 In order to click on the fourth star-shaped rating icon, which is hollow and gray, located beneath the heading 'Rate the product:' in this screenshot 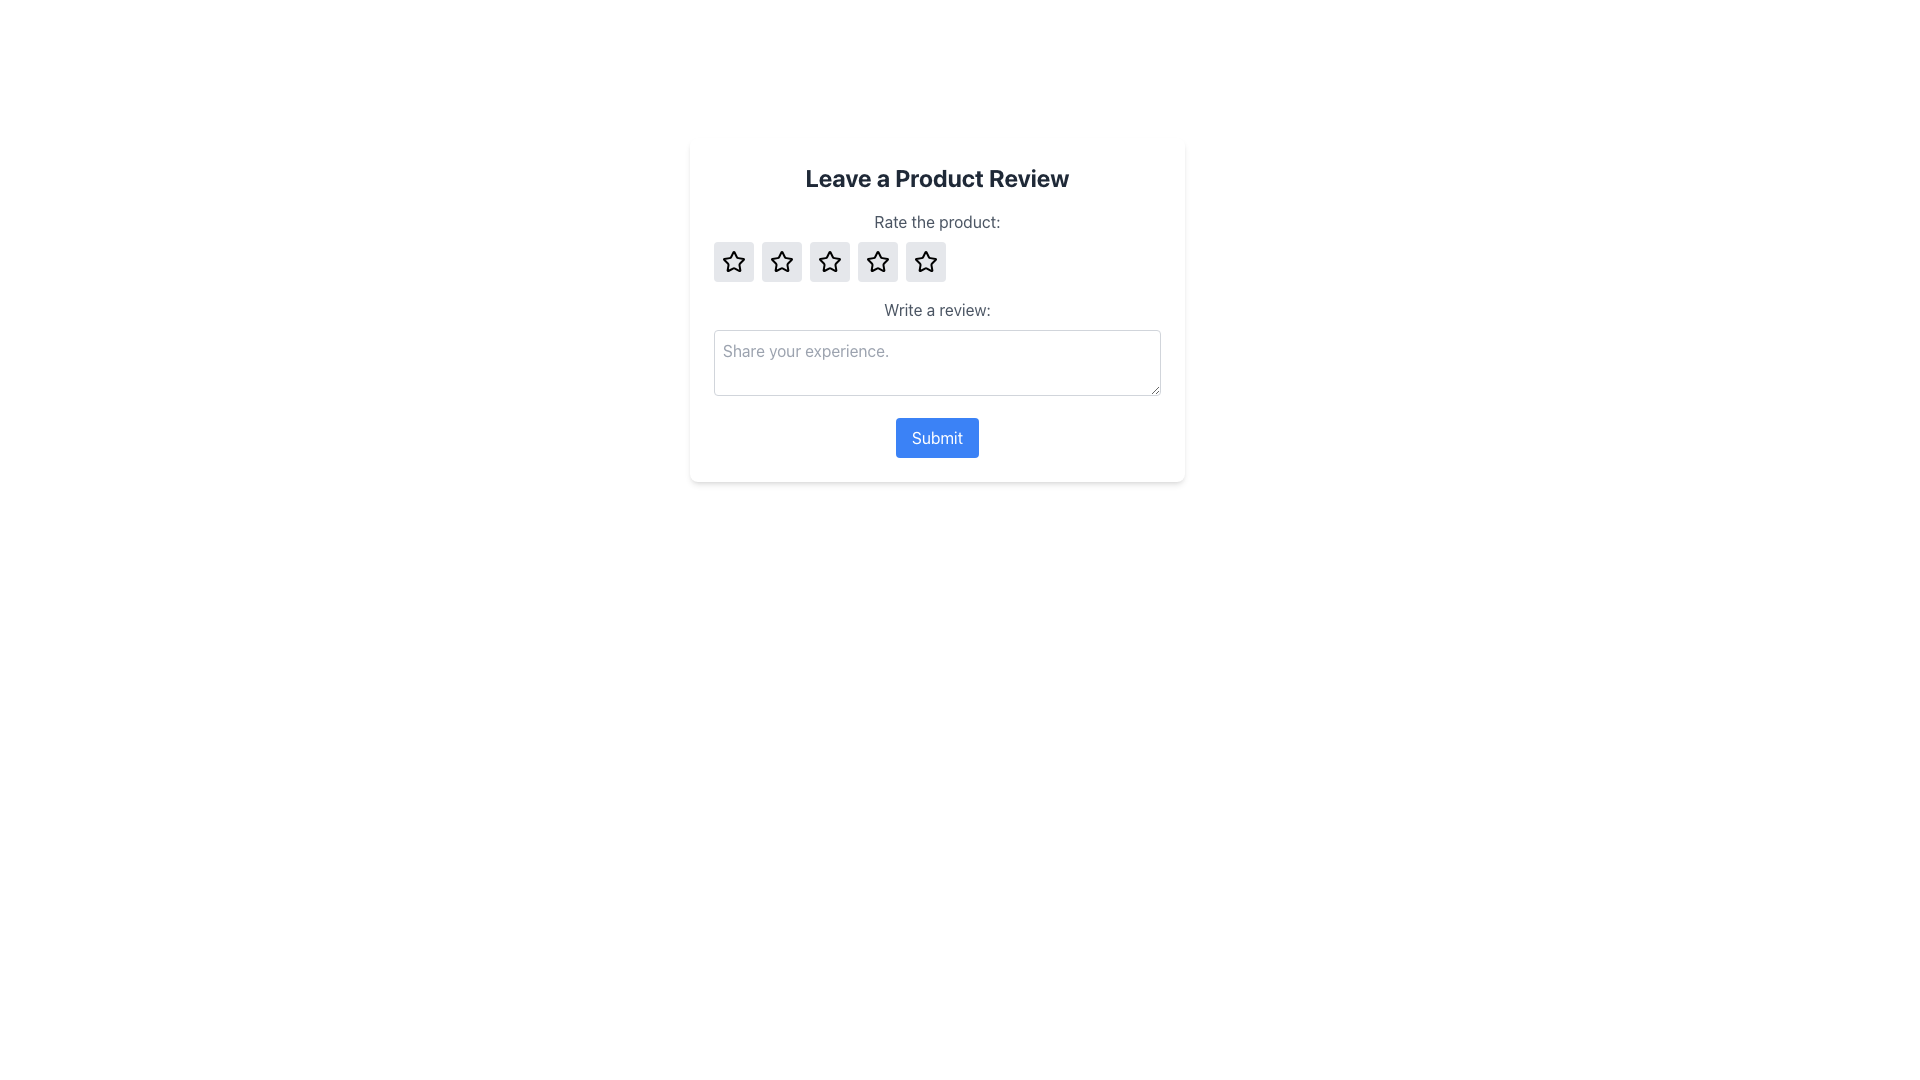, I will do `click(878, 261)`.